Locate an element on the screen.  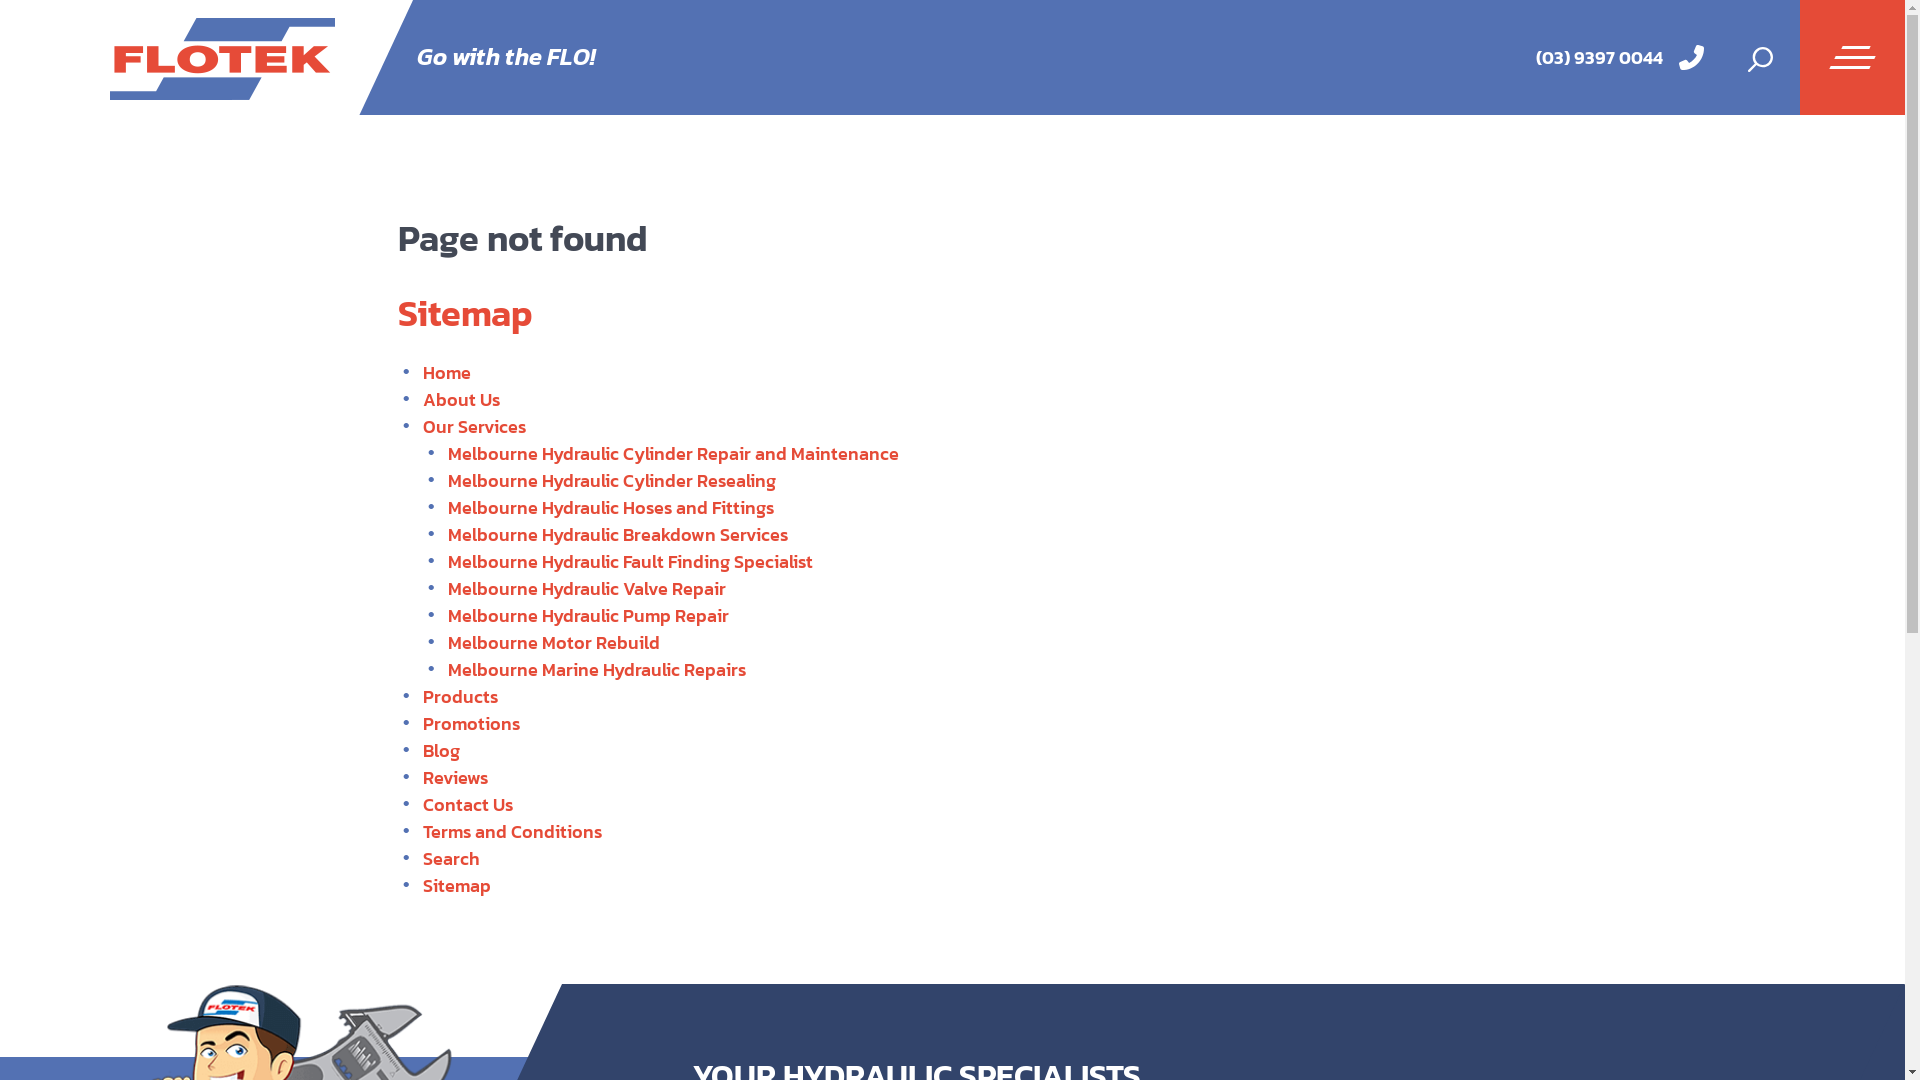
'Melbourne Motor Rebuild' is located at coordinates (553, 642).